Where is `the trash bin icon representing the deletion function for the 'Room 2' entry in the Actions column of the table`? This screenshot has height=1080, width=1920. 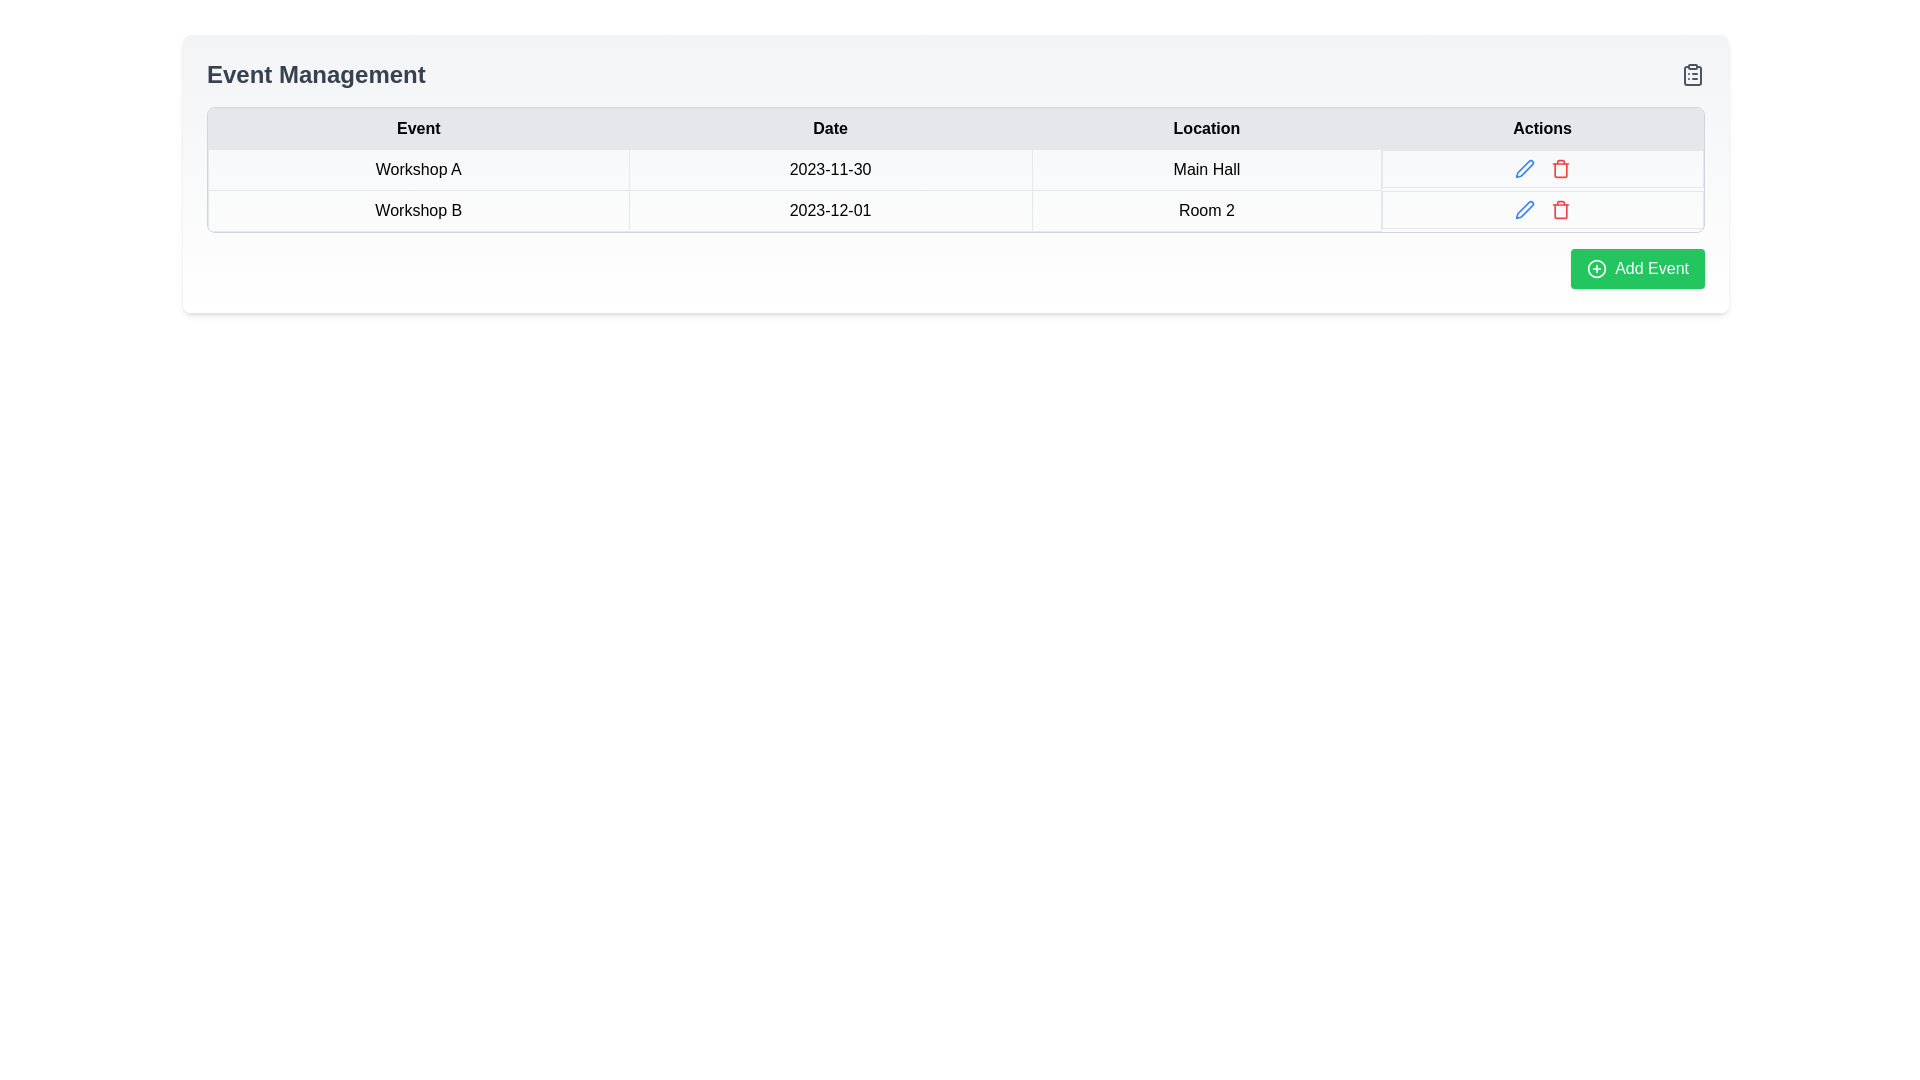 the trash bin icon representing the deletion function for the 'Room 2' entry in the Actions column of the table is located at coordinates (1559, 211).